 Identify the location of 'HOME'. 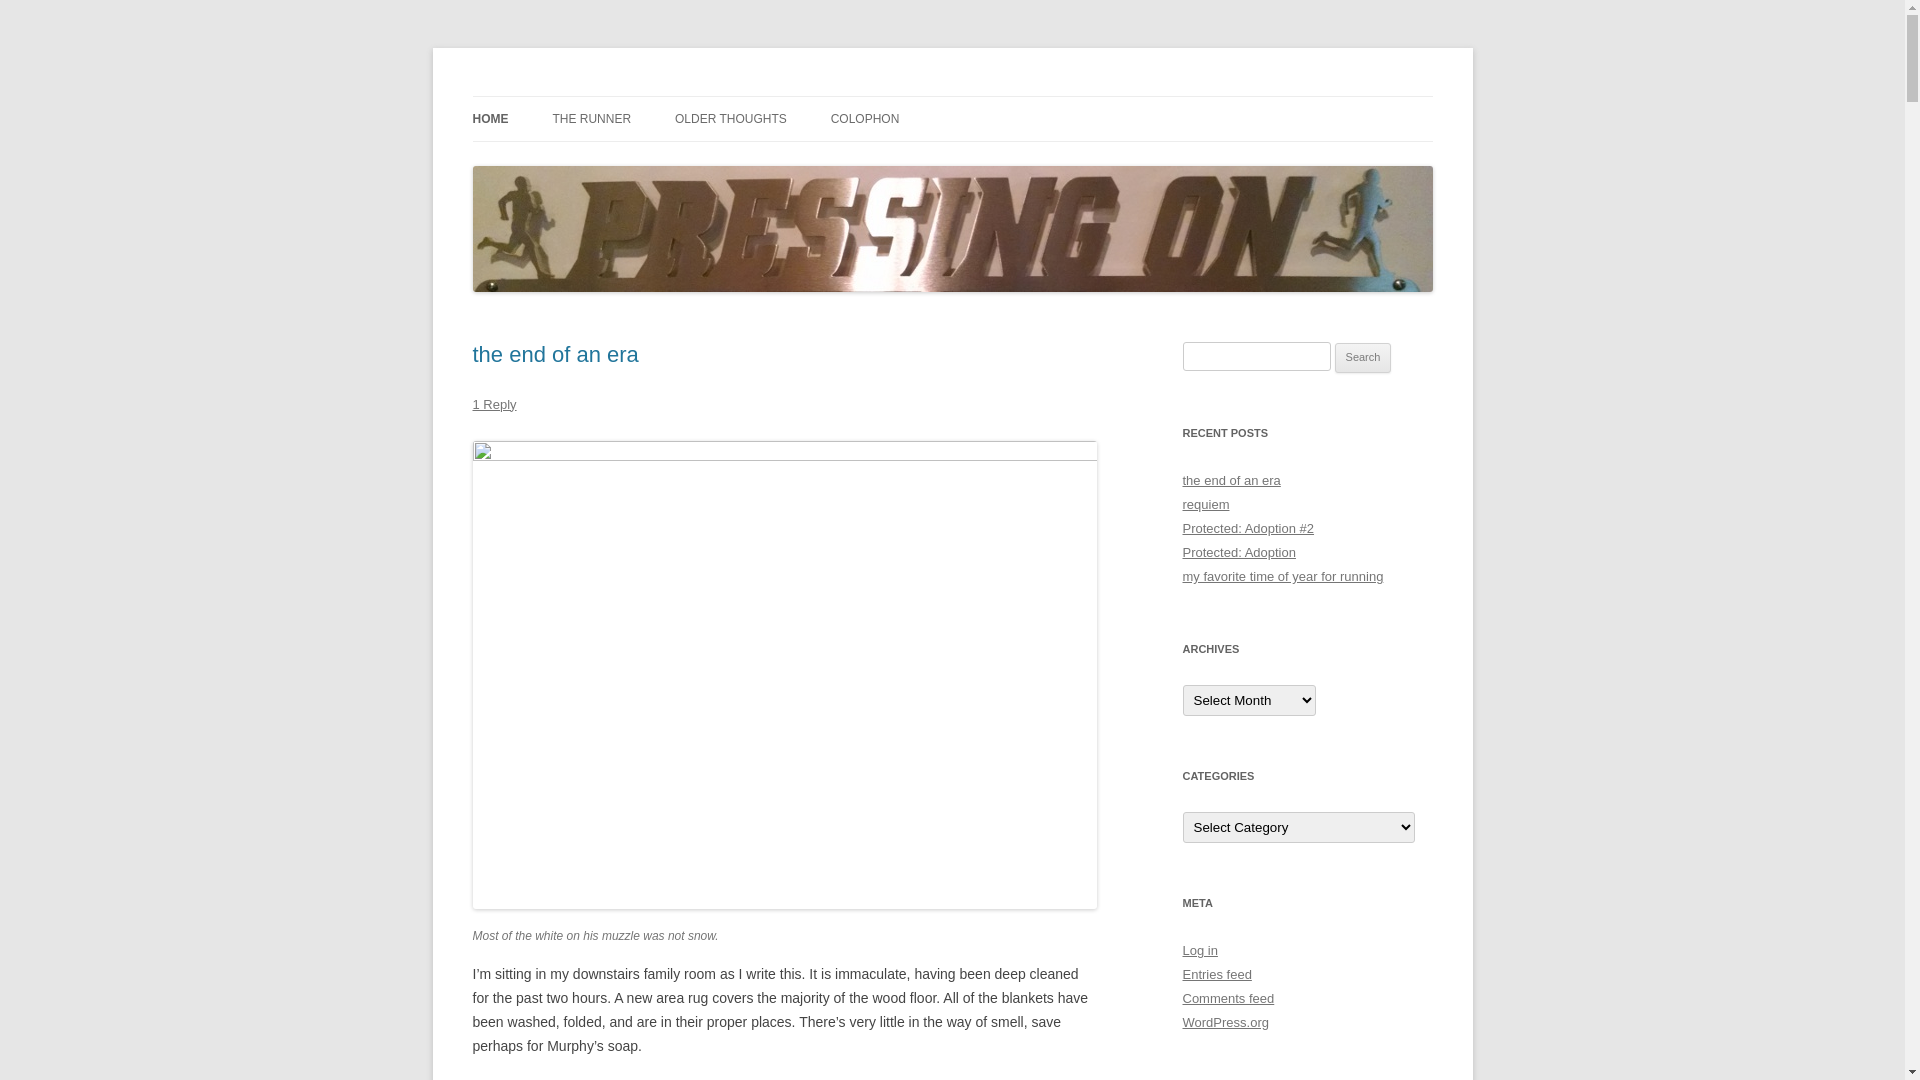
(489, 119).